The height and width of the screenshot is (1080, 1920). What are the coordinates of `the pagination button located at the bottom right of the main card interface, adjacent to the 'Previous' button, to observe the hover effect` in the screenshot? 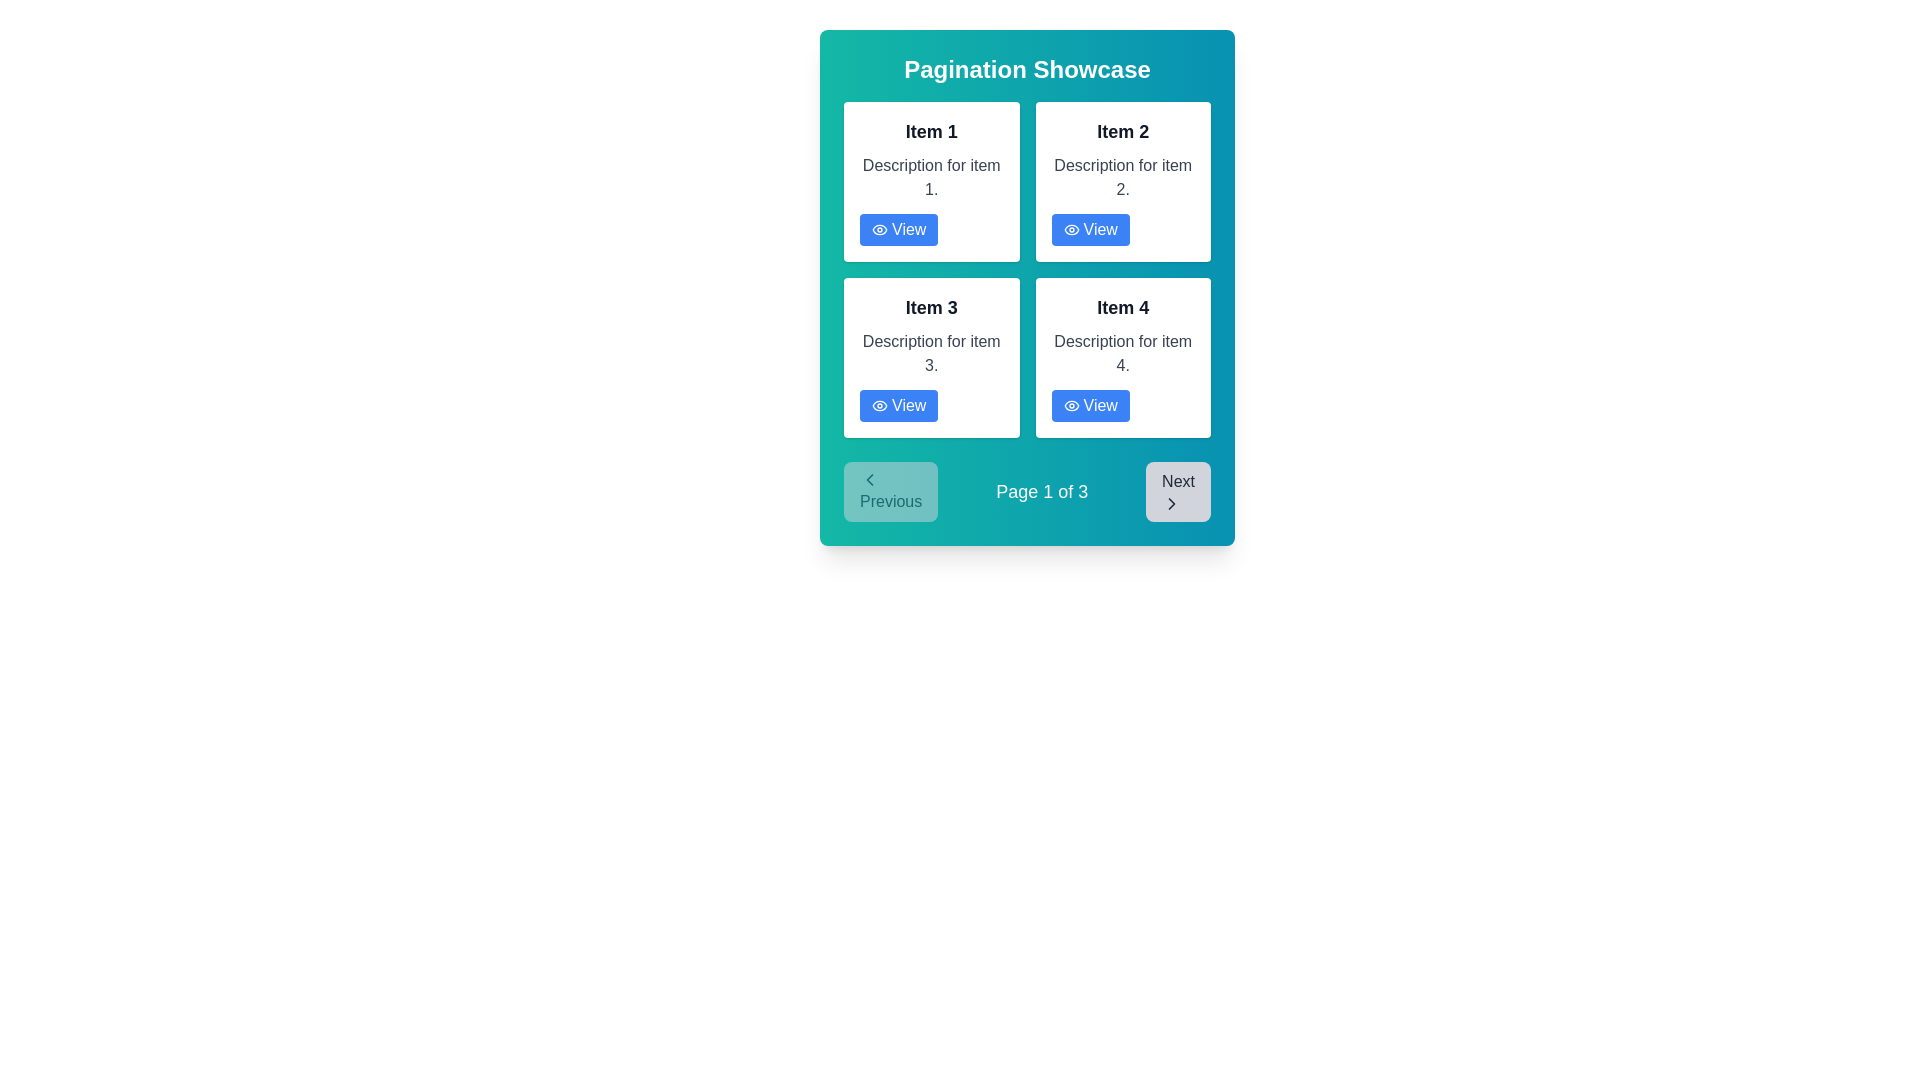 It's located at (1178, 492).